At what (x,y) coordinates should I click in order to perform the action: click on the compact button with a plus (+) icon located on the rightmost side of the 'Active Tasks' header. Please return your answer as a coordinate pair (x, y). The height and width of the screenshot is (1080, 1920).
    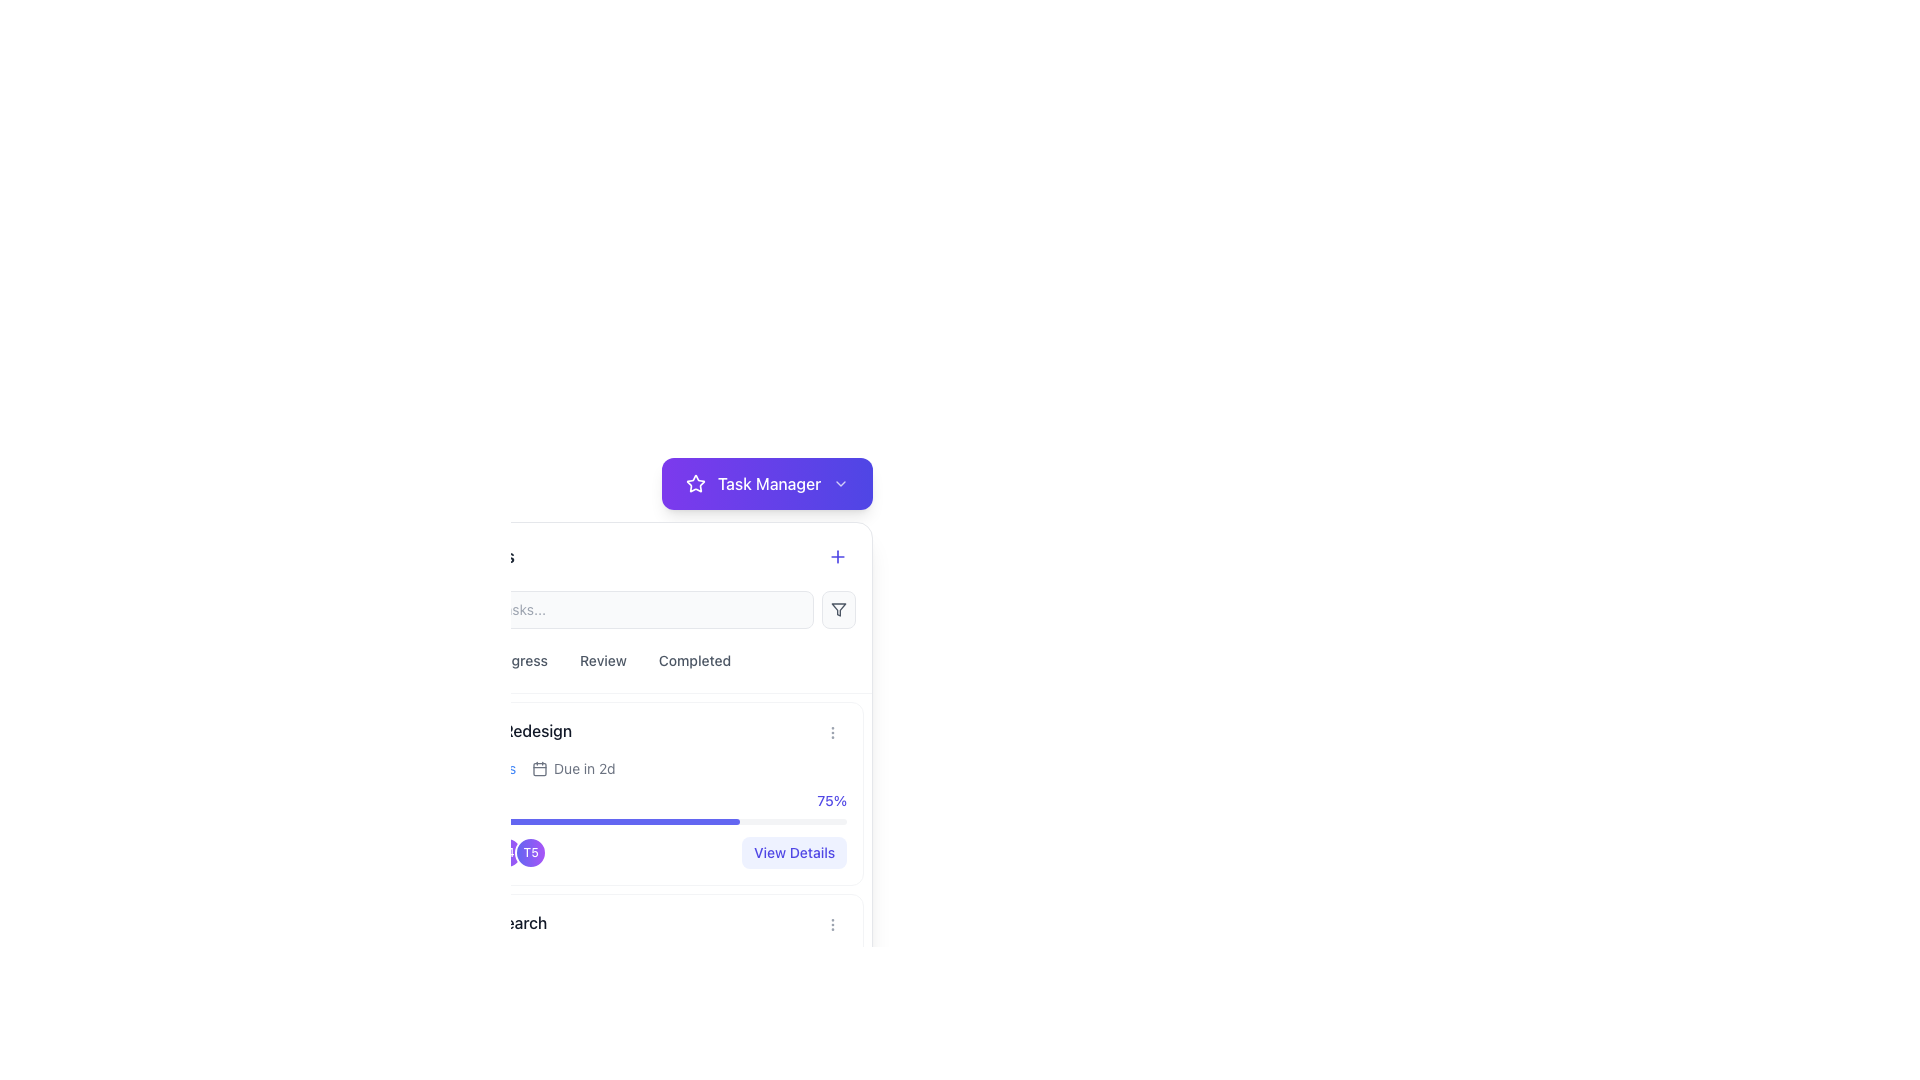
    Looking at the image, I should click on (838, 556).